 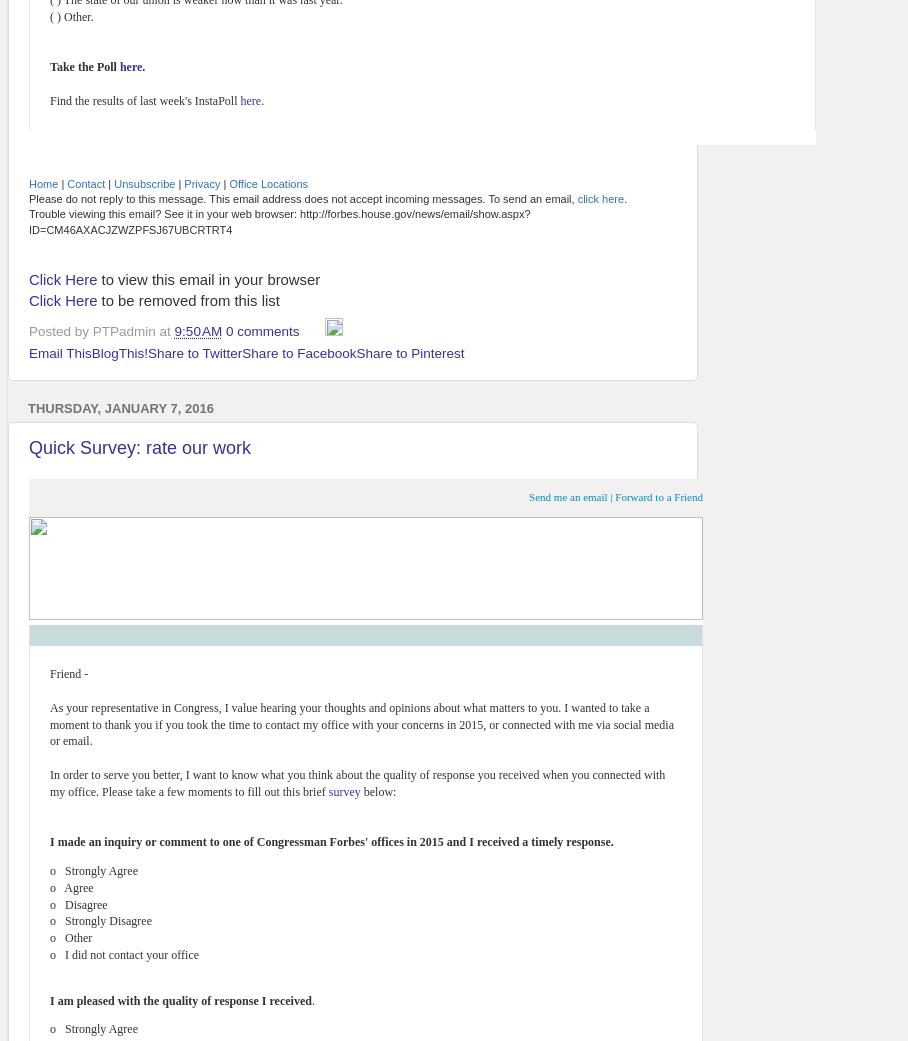 What do you see at coordinates (43, 183) in the screenshot?
I see `'Home'` at bounding box center [43, 183].